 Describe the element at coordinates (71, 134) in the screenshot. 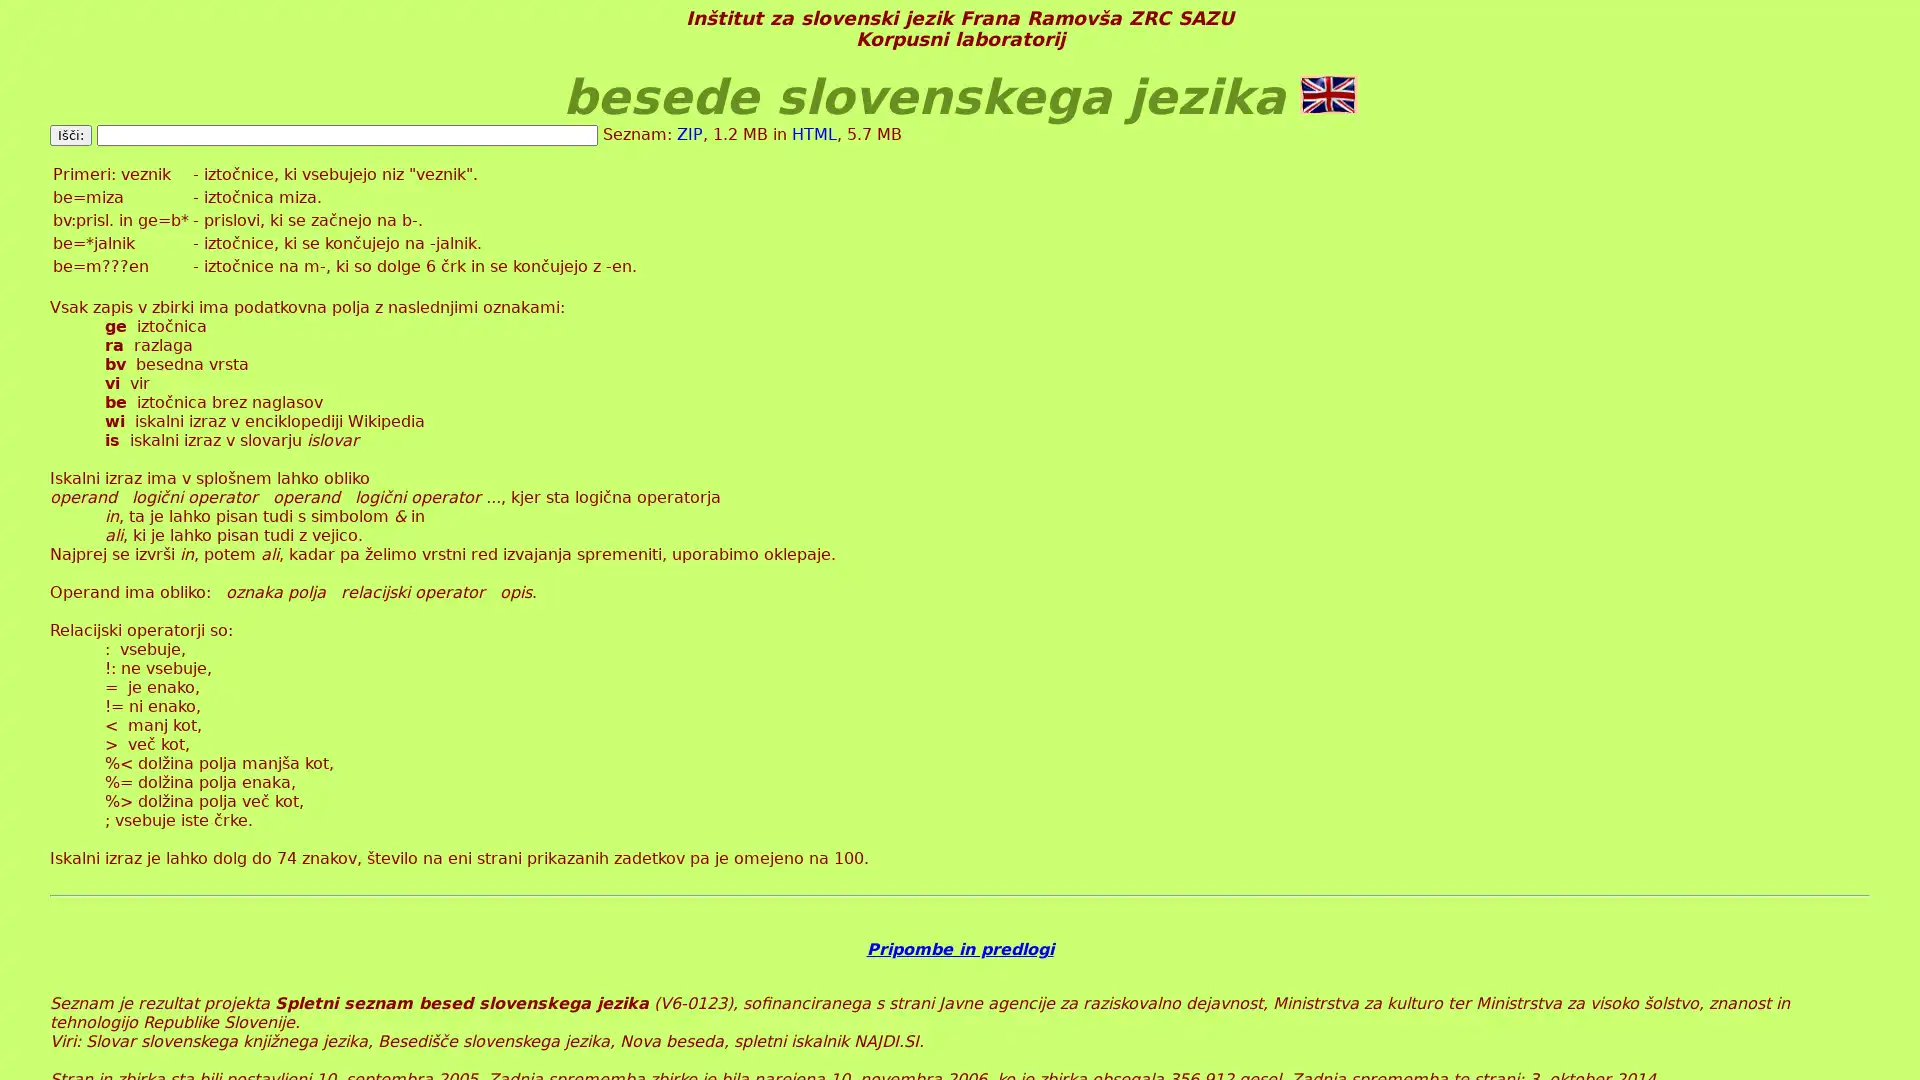

I see `Isci:` at that location.